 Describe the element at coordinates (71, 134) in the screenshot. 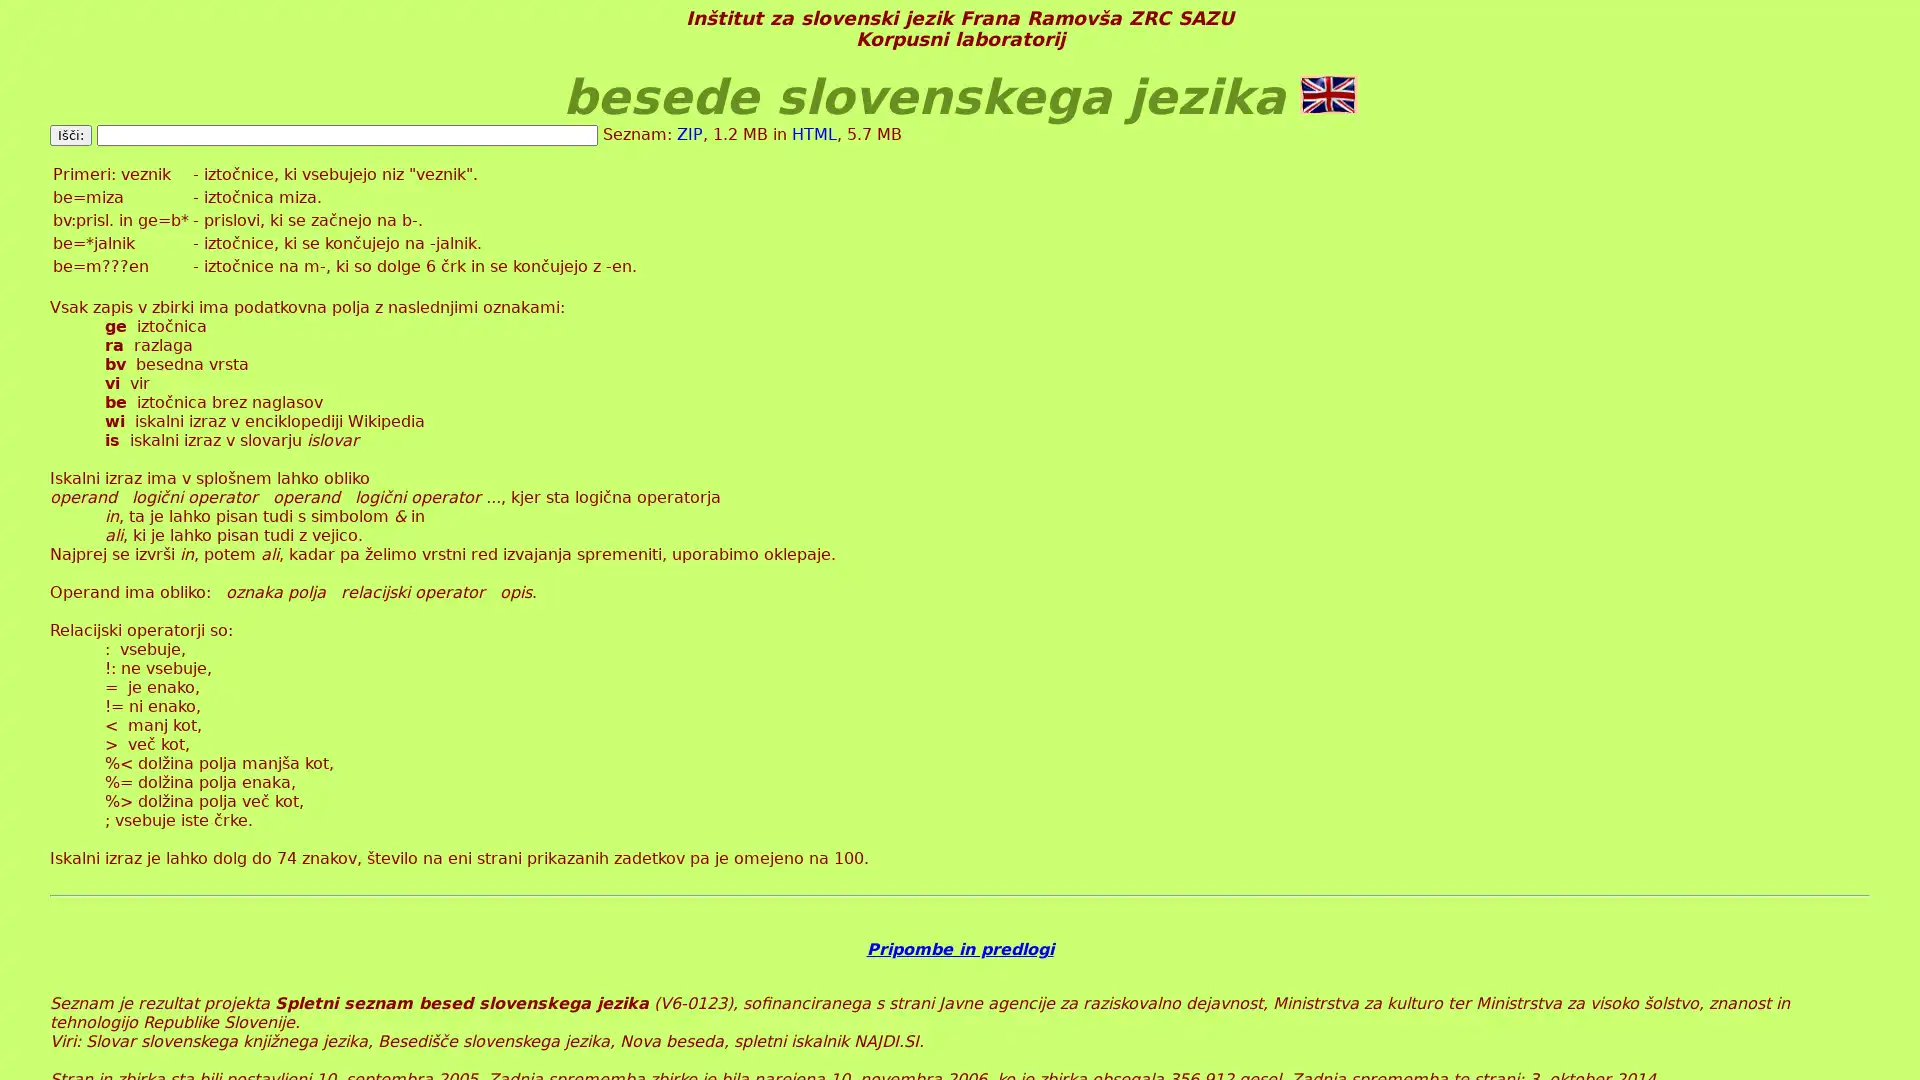

I see `Isci:` at that location.